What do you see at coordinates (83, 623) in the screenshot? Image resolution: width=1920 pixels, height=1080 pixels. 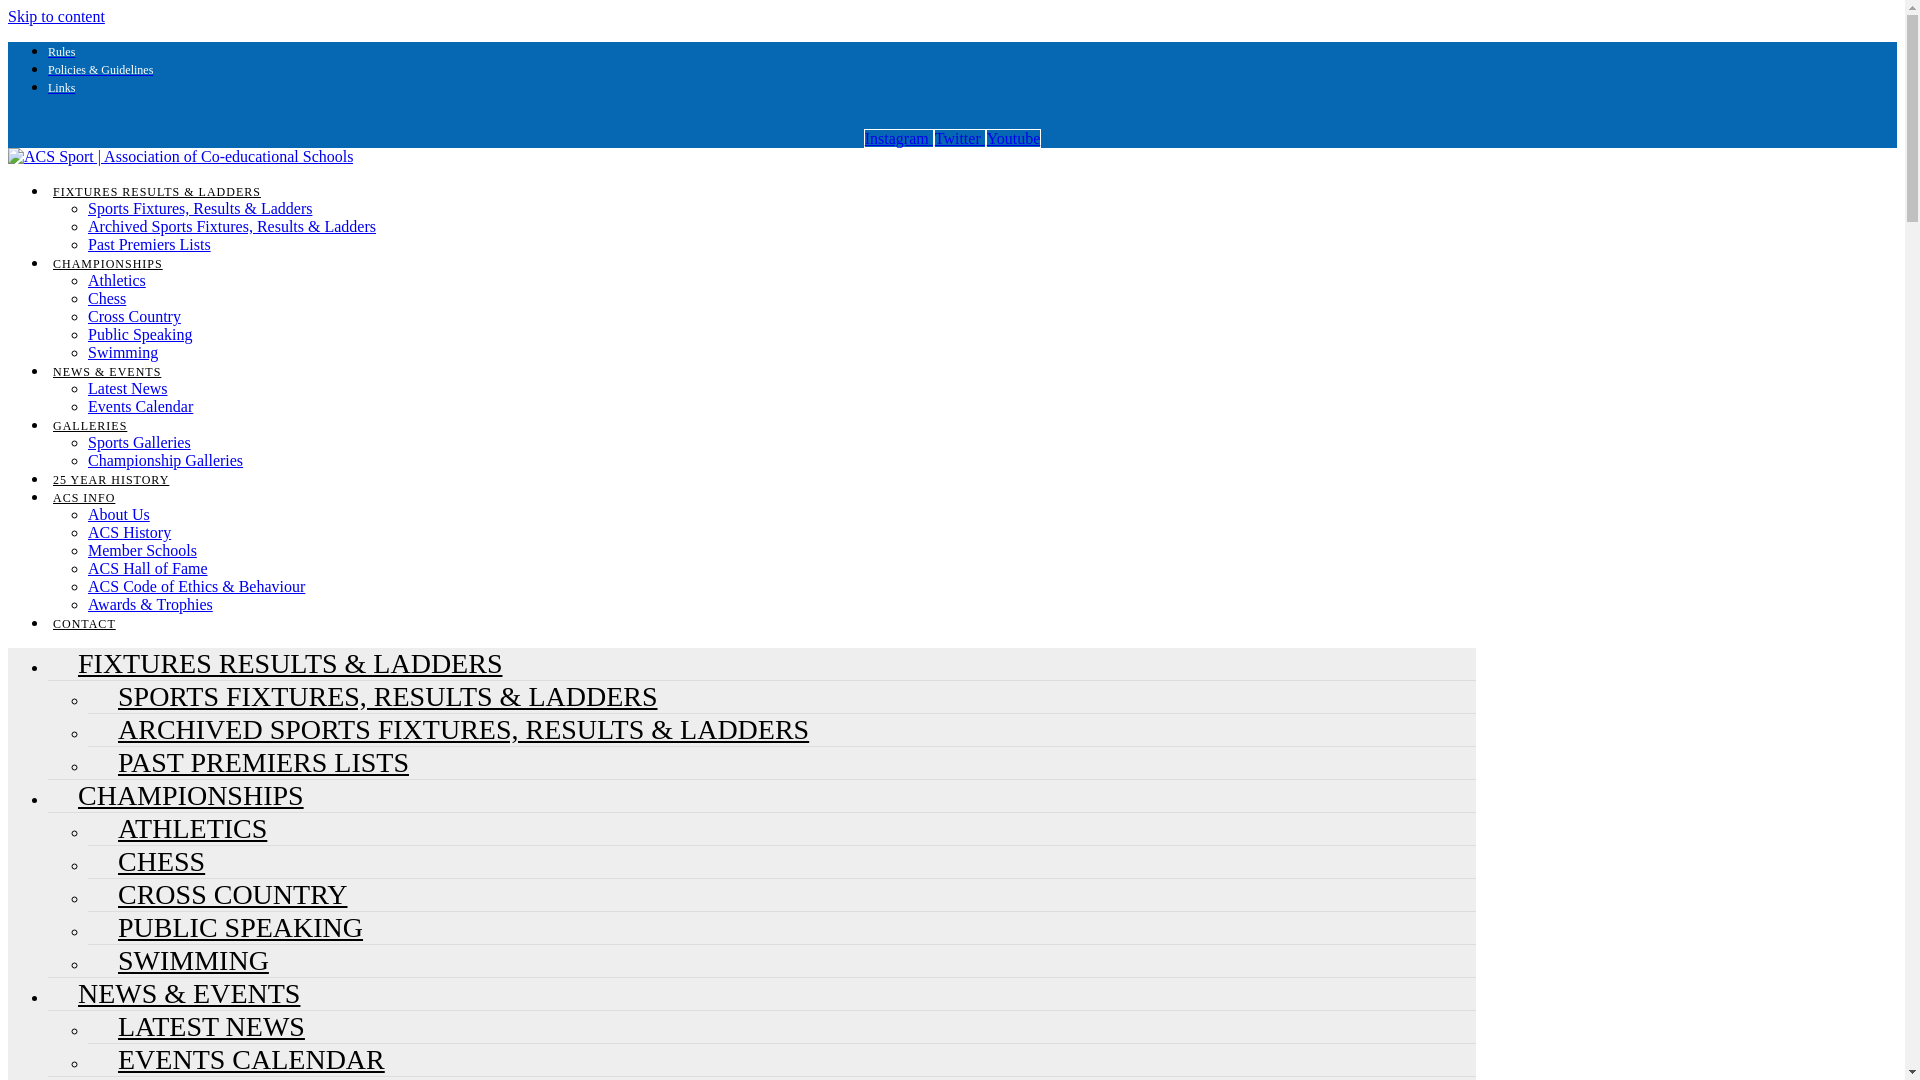 I see `'CONTACT'` at bounding box center [83, 623].